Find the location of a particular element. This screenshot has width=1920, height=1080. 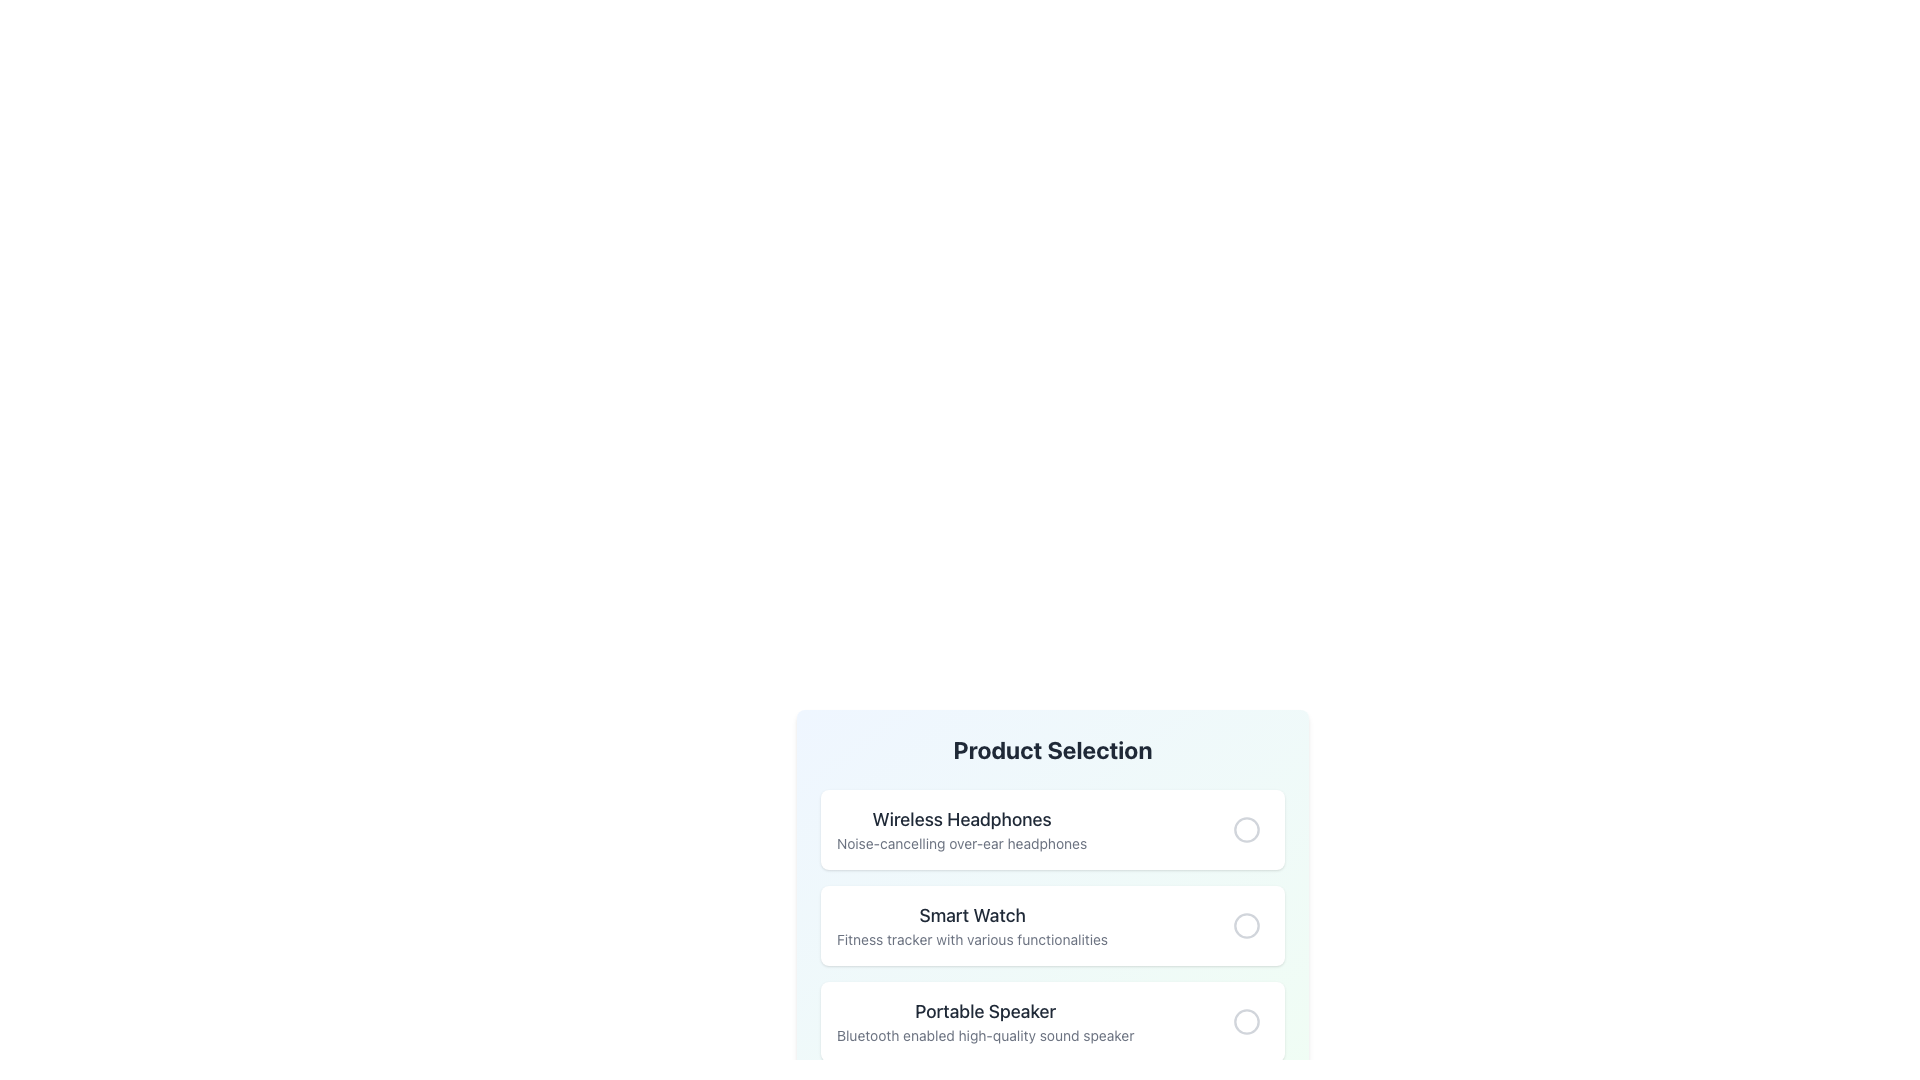

the second item in the product selection list, which is titled 'Smart Watch' and described as 'Fitness tracker with various functionalities' is located at coordinates (1051, 925).